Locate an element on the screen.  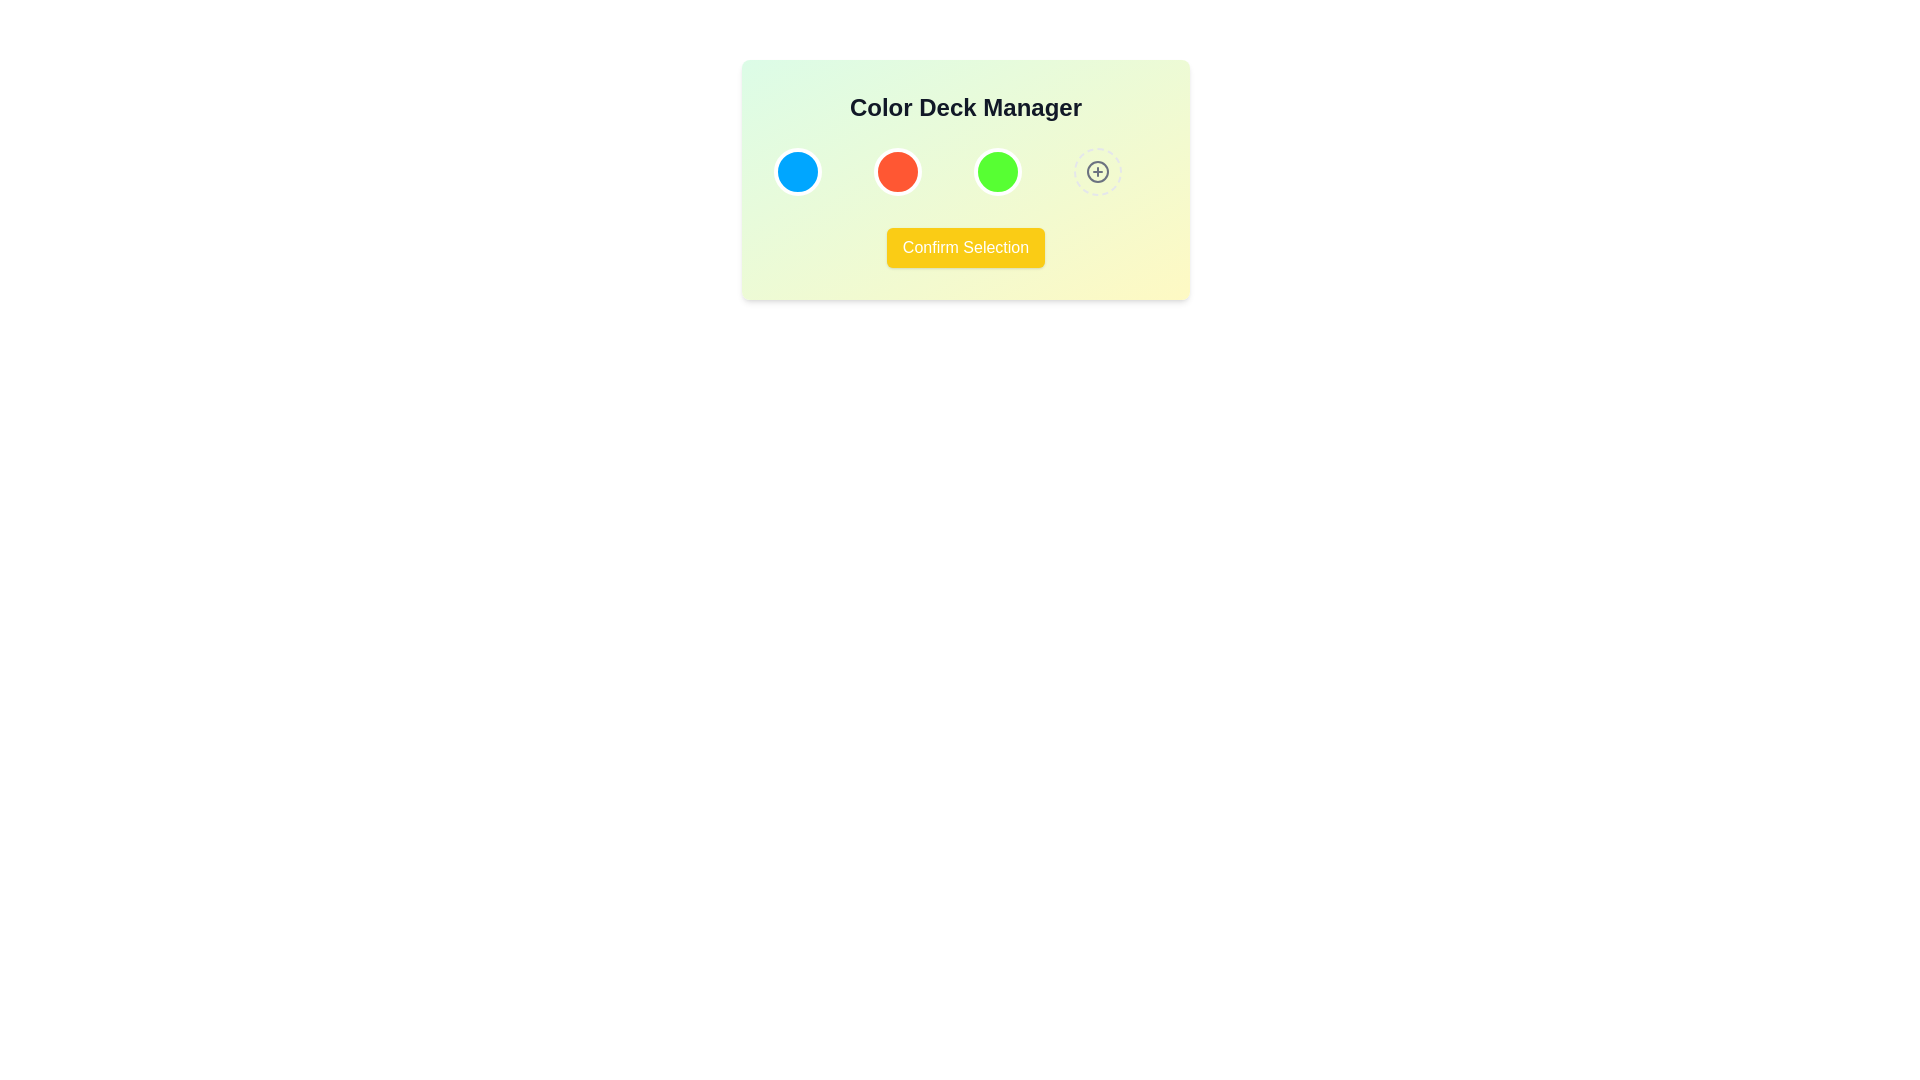
the circular button with a dashed border and a gray plus sign icon located at the far right of the horizontal grid layout is located at coordinates (1097, 171).